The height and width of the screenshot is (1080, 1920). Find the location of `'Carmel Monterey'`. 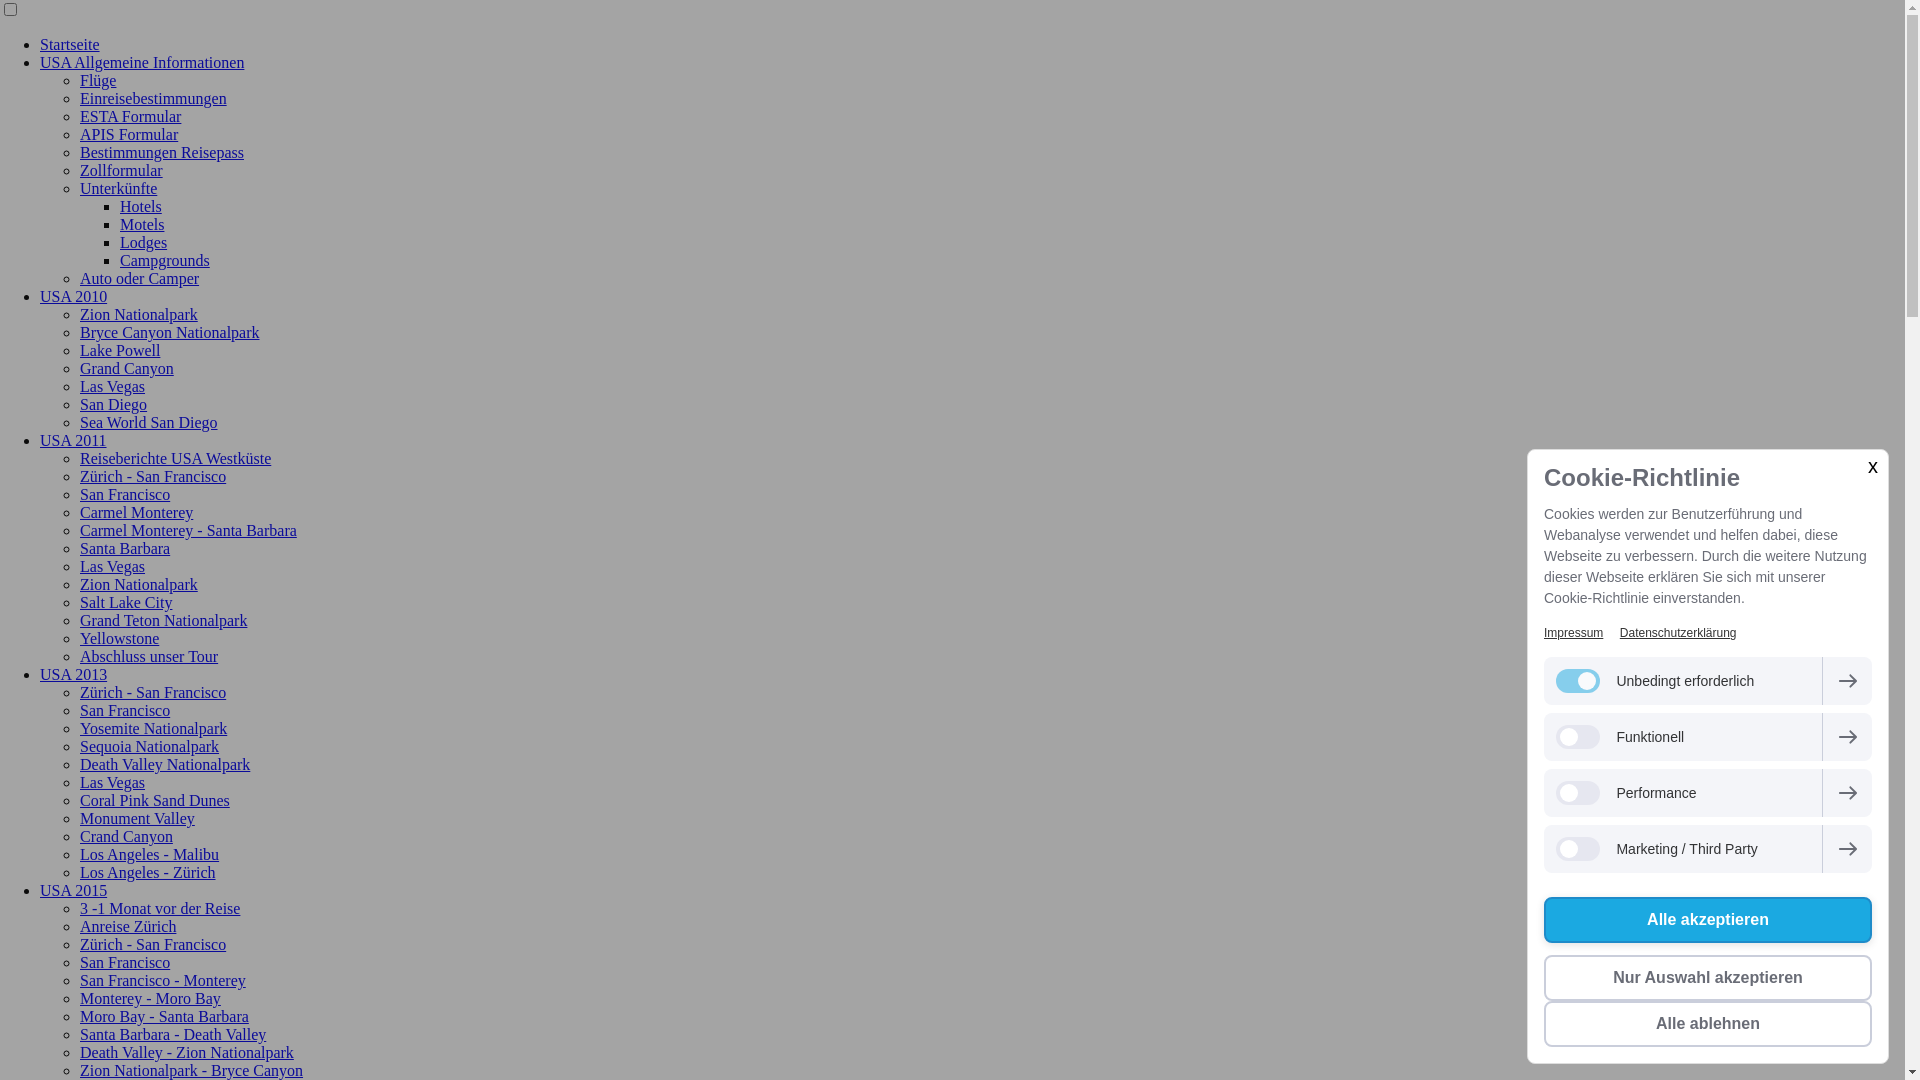

'Carmel Monterey' is located at coordinates (135, 511).